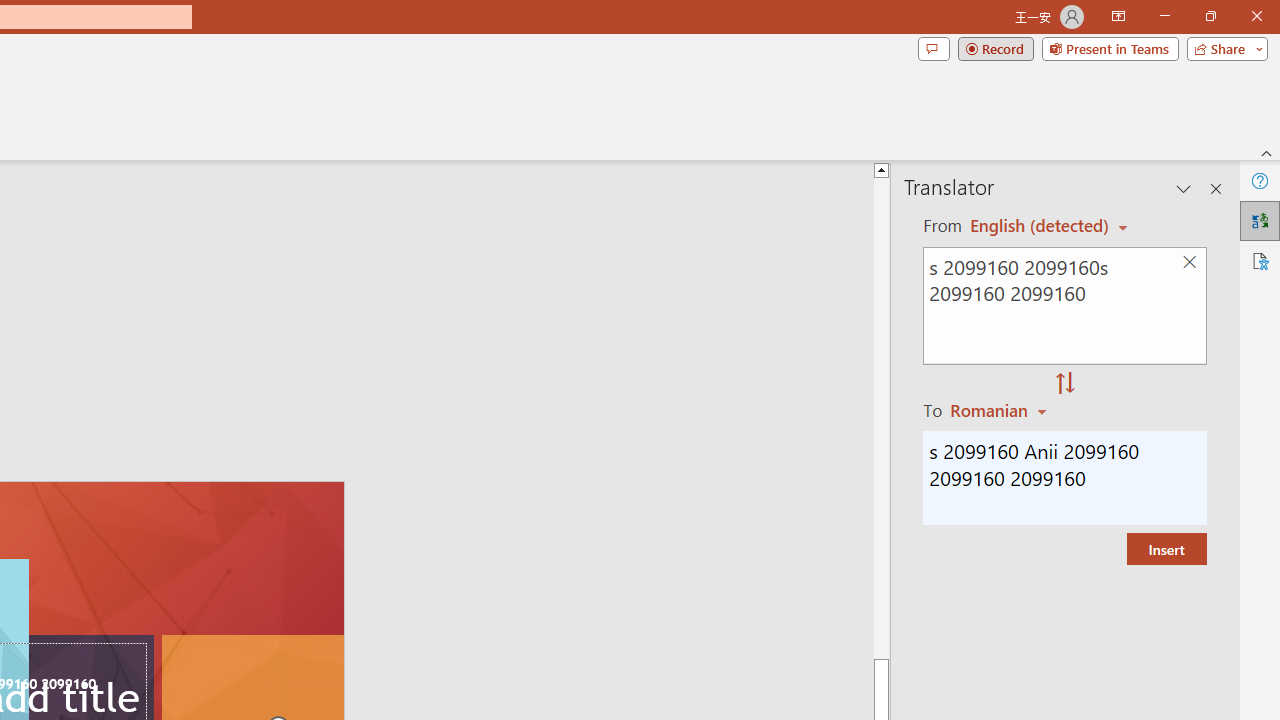 This screenshot has width=1280, height=720. I want to click on 'Task Pane Options', so click(1184, 189).